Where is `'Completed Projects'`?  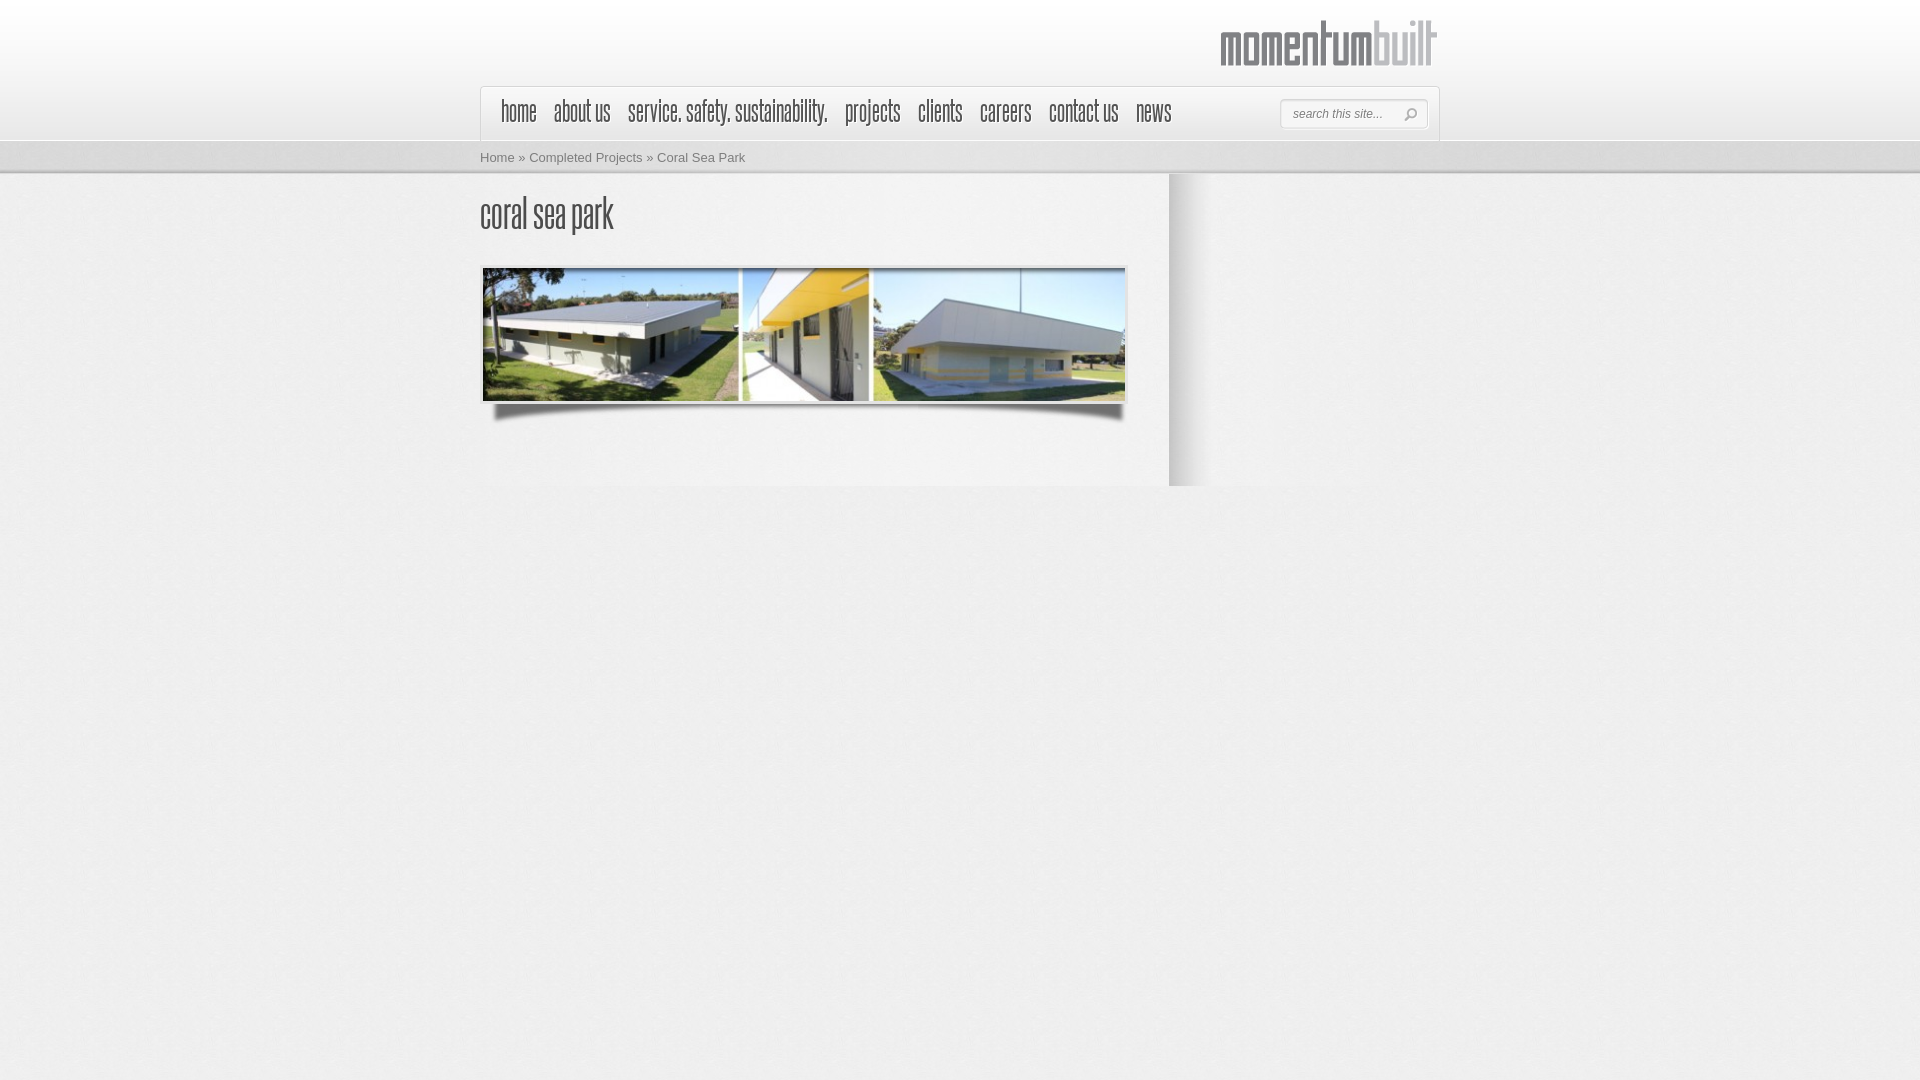 'Completed Projects' is located at coordinates (584, 156).